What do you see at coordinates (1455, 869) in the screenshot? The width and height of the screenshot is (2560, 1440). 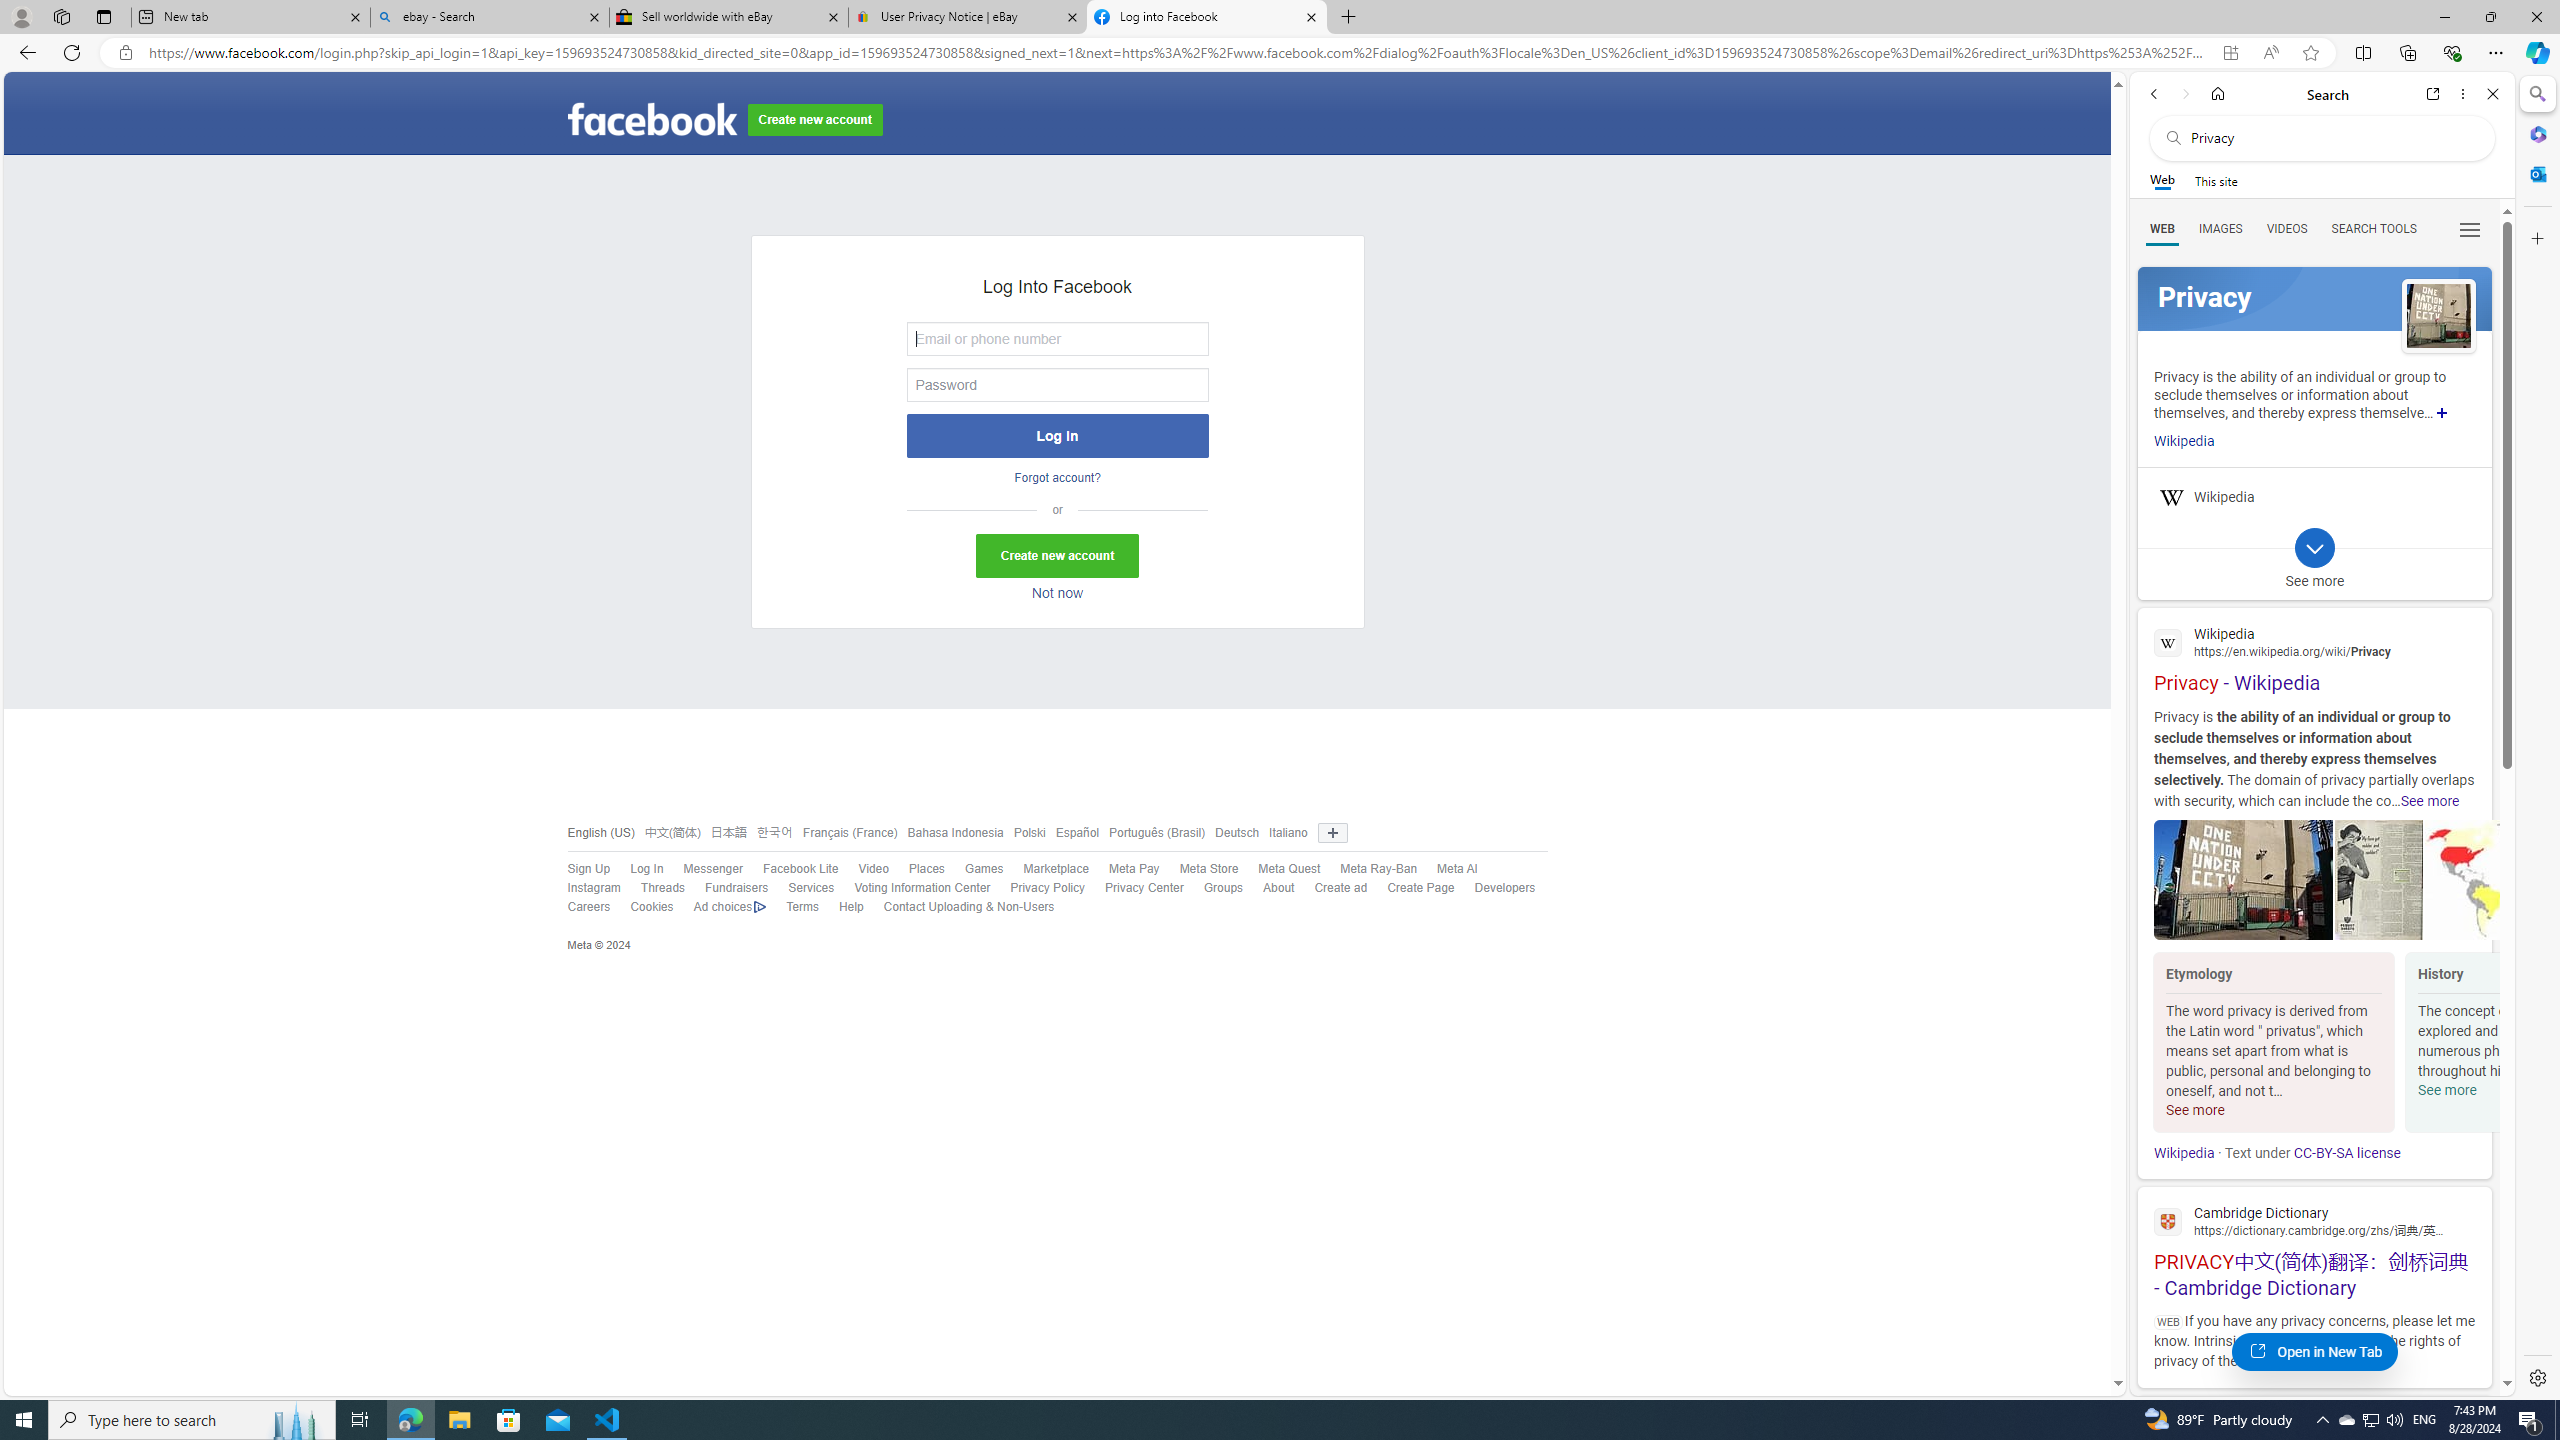 I see `'Meta AI'` at bounding box center [1455, 869].